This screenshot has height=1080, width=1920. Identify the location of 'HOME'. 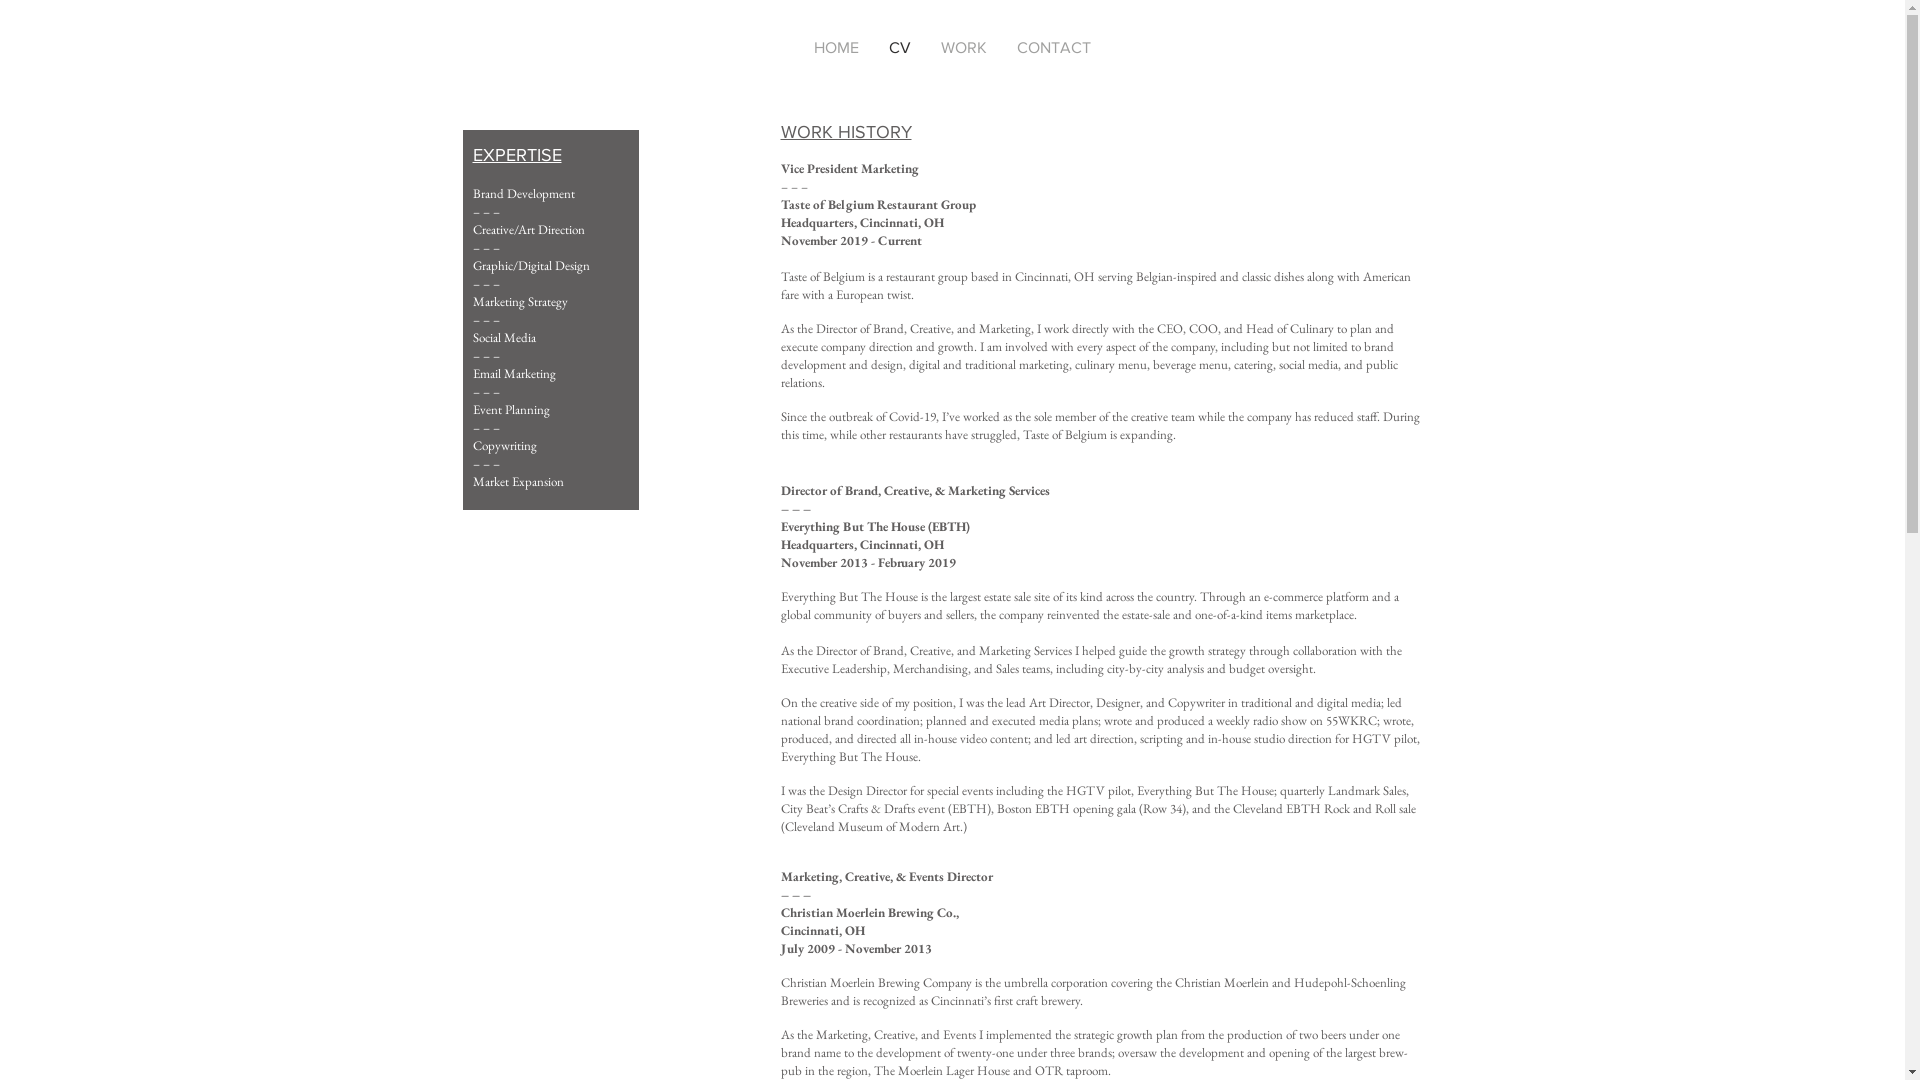
(836, 46).